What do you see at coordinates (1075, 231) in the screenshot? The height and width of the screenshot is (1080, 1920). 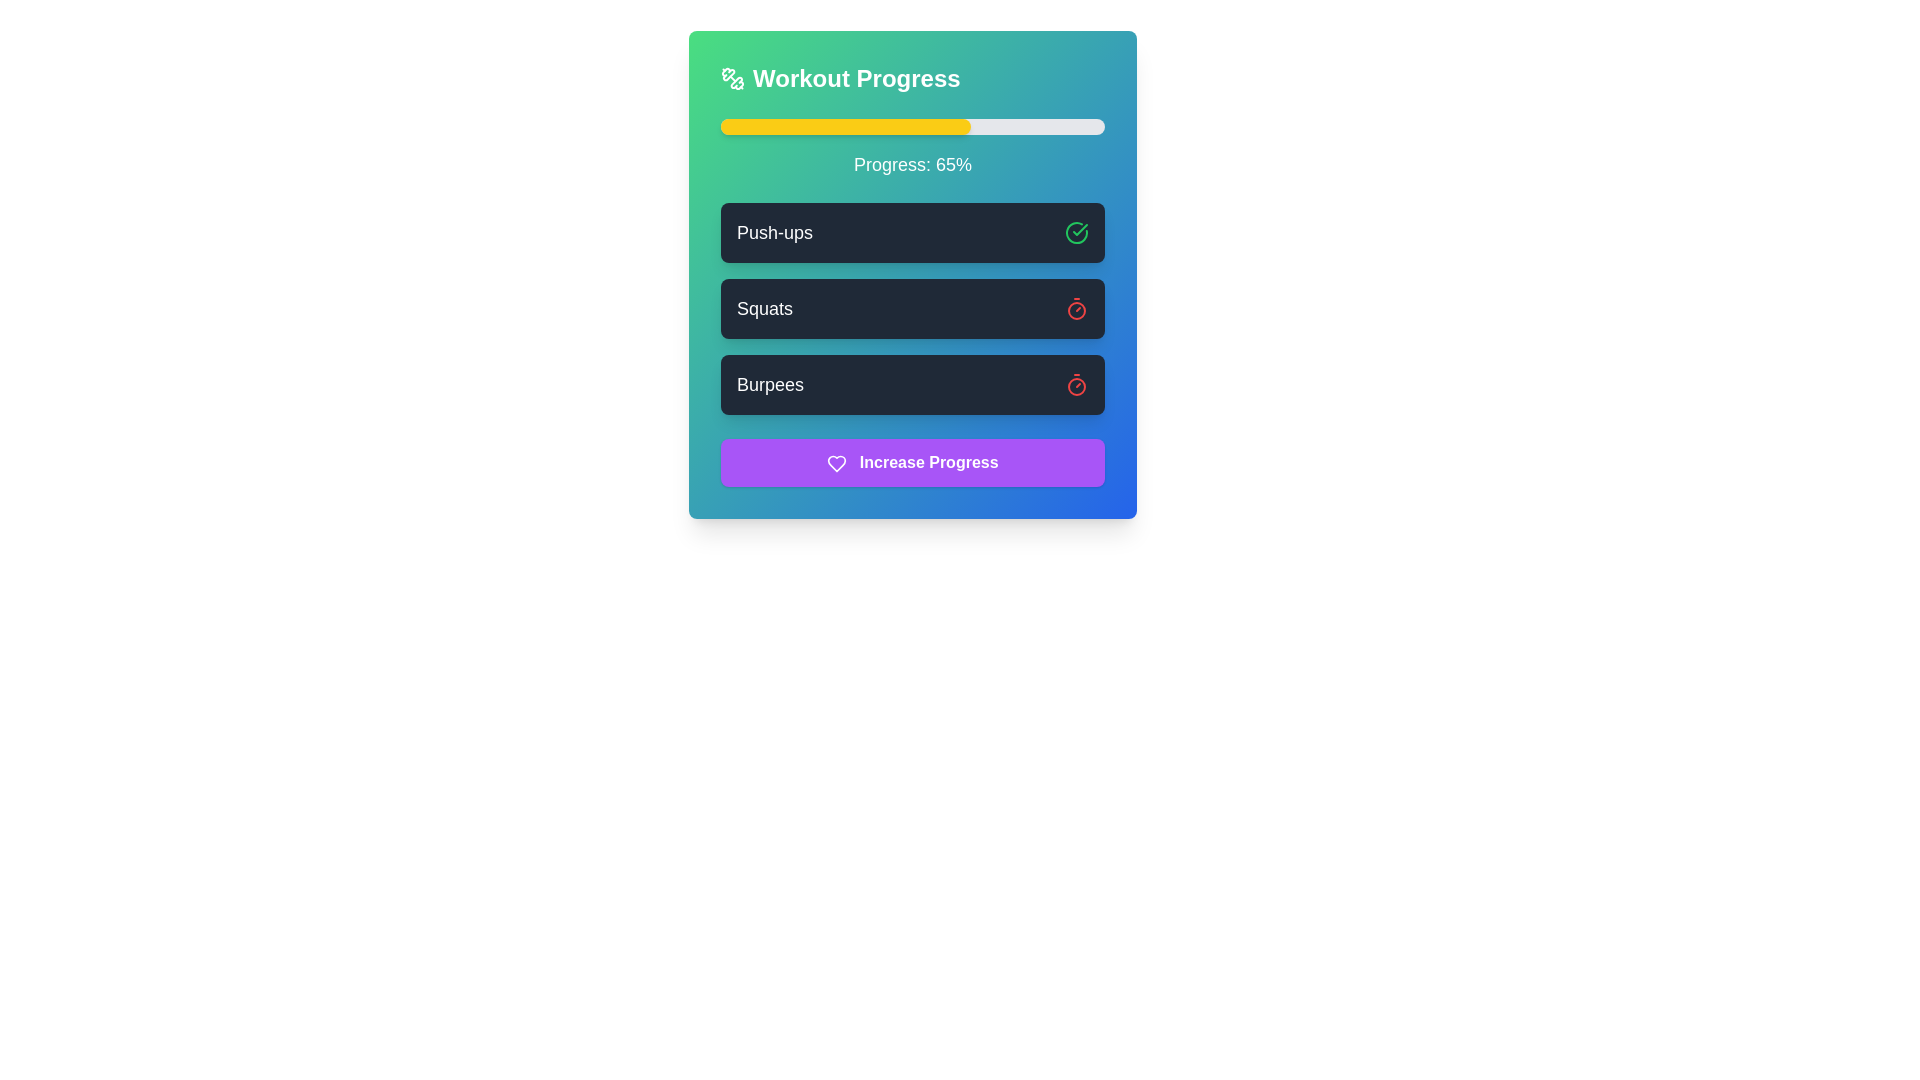 I see `the green circular check icon with a tick mark, located to the far-right side of the 'Push-ups' item in the workout tasks list` at bounding box center [1075, 231].